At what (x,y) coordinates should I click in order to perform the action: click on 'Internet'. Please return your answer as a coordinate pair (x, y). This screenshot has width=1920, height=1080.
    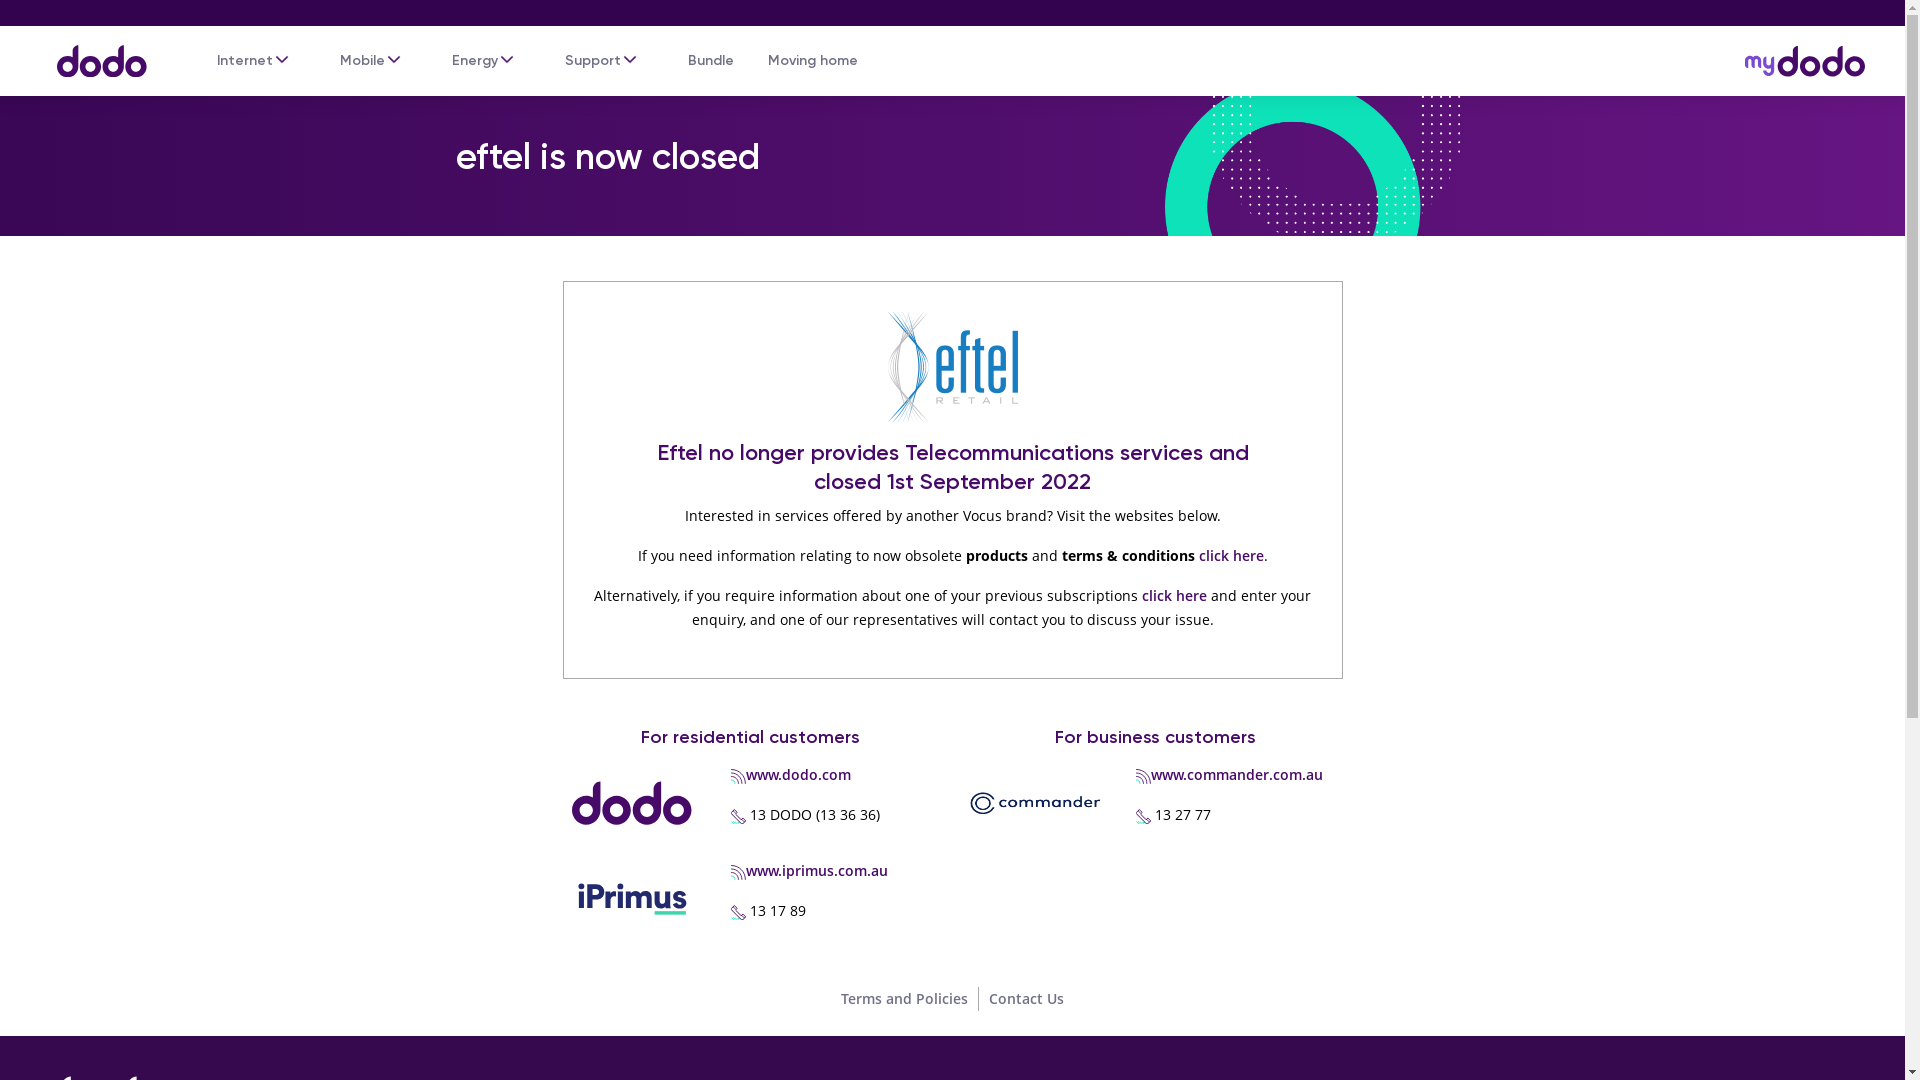
    Looking at the image, I should click on (243, 60).